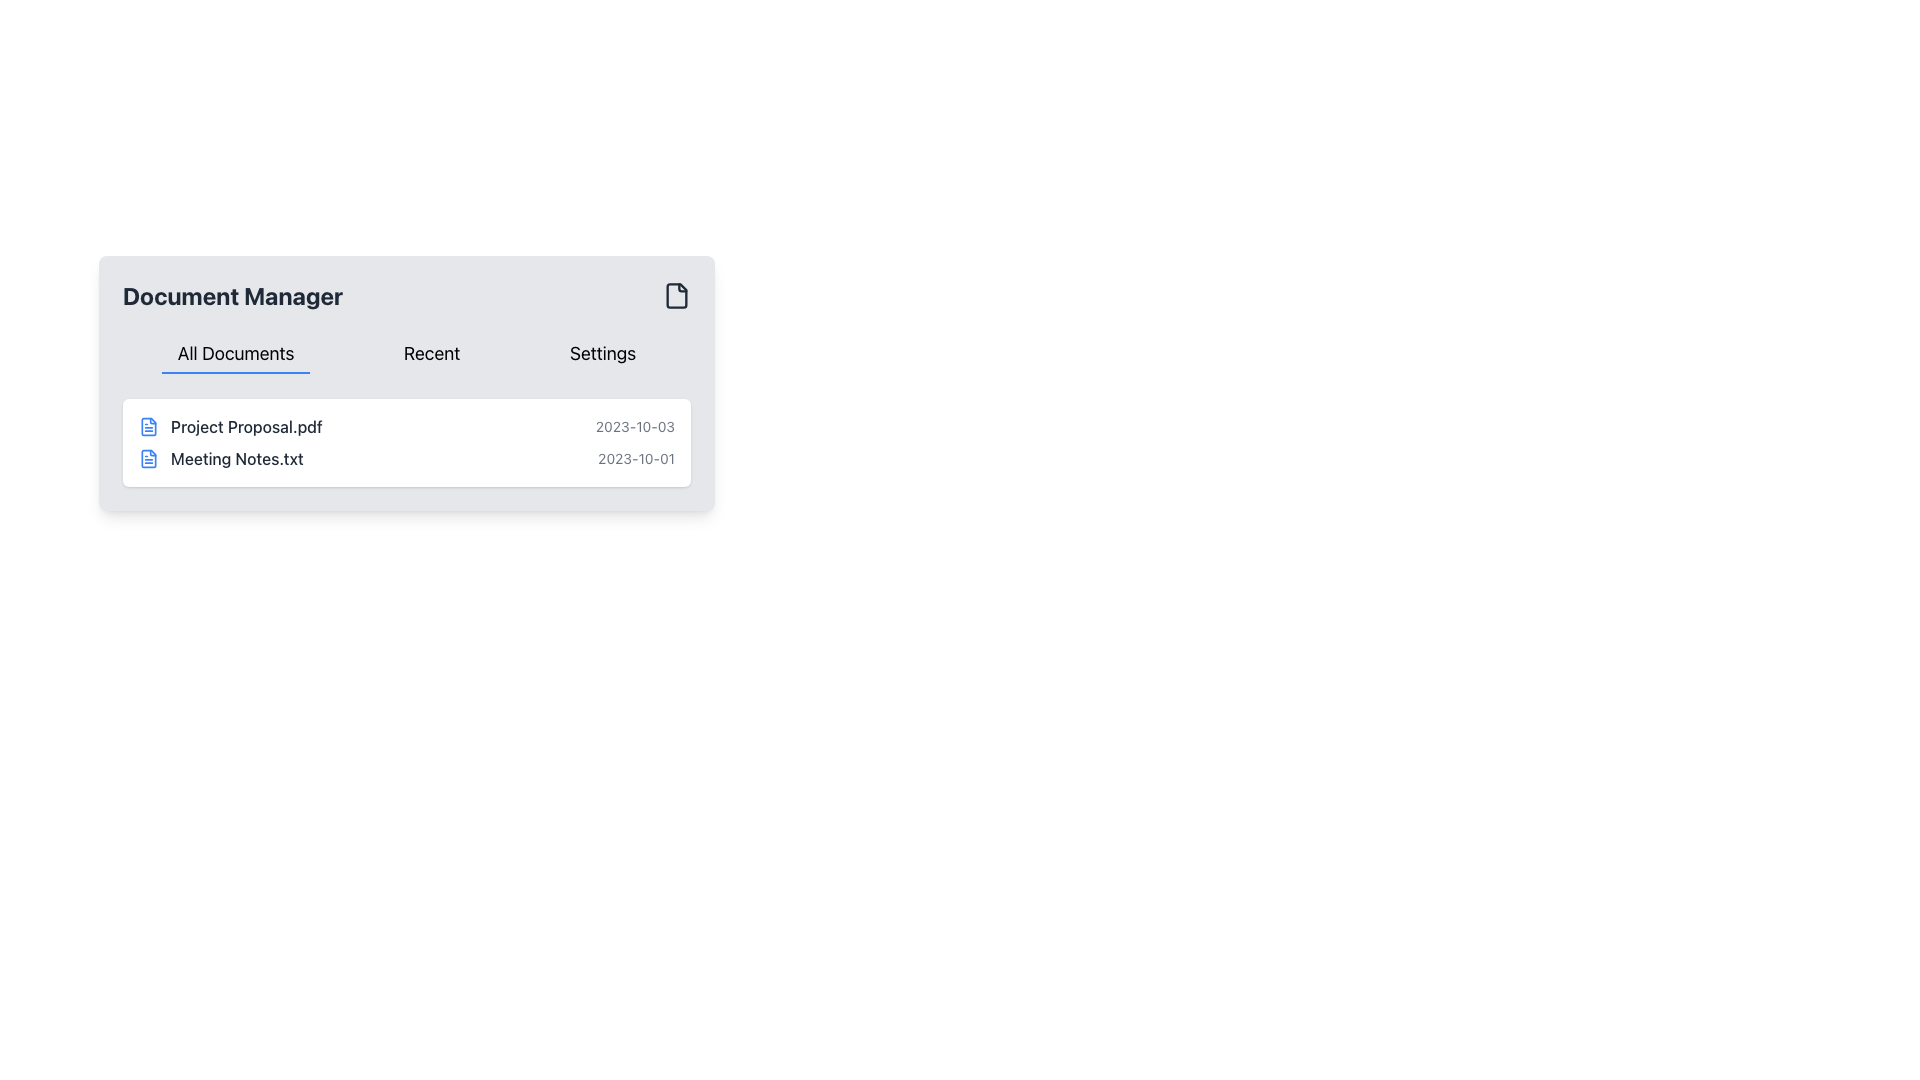 This screenshot has height=1080, width=1920. What do you see at coordinates (237, 459) in the screenshot?
I see `the second document name in the 'Document Manager' panel` at bounding box center [237, 459].